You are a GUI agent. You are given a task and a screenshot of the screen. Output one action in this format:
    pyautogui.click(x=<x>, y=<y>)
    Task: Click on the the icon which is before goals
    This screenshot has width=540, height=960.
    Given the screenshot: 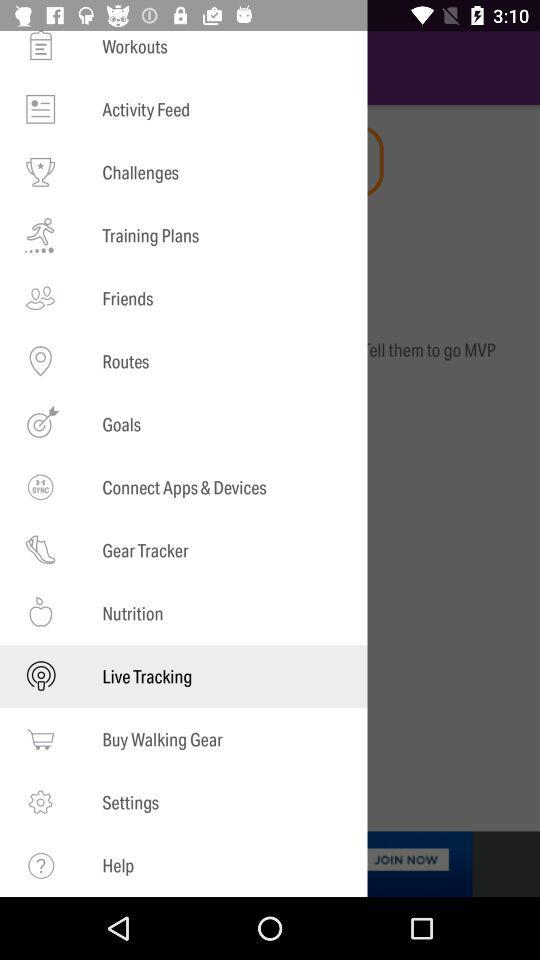 What is the action you would take?
    pyautogui.click(x=40, y=424)
    